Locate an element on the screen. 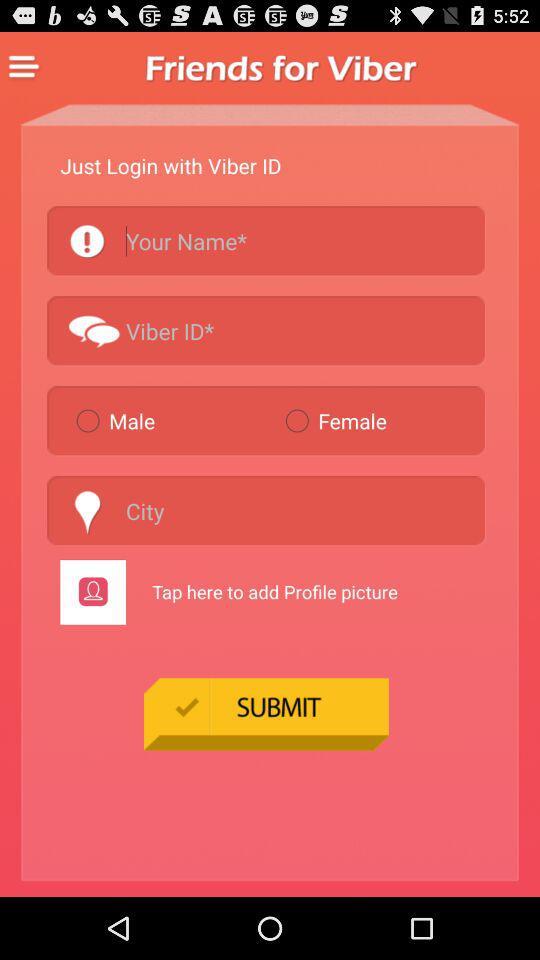 This screenshot has height=960, width=540. the radio button on the right is located at coordinates (381, 419).